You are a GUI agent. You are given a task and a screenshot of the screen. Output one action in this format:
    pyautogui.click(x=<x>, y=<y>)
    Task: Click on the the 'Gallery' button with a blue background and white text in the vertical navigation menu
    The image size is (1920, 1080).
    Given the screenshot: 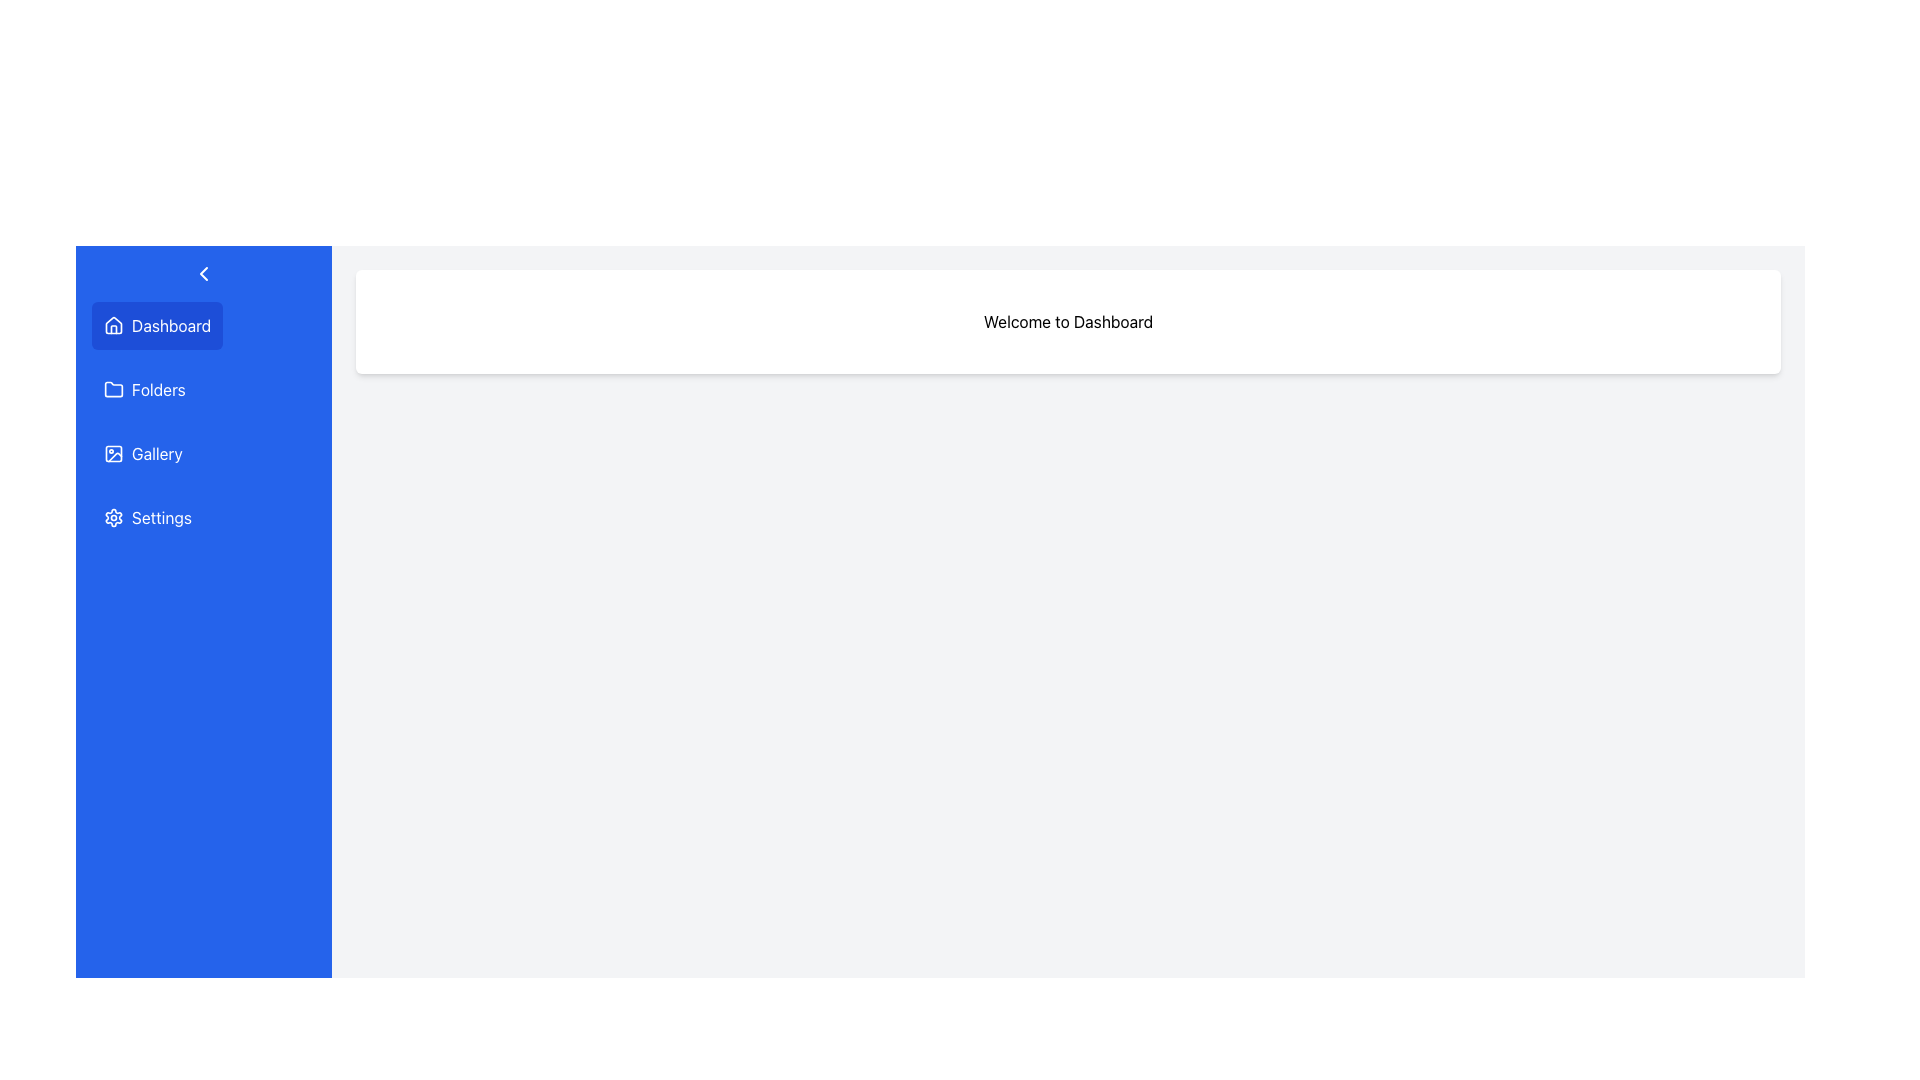 What is the action you would take?
    pyautogui.click(x=142, y=454)
    